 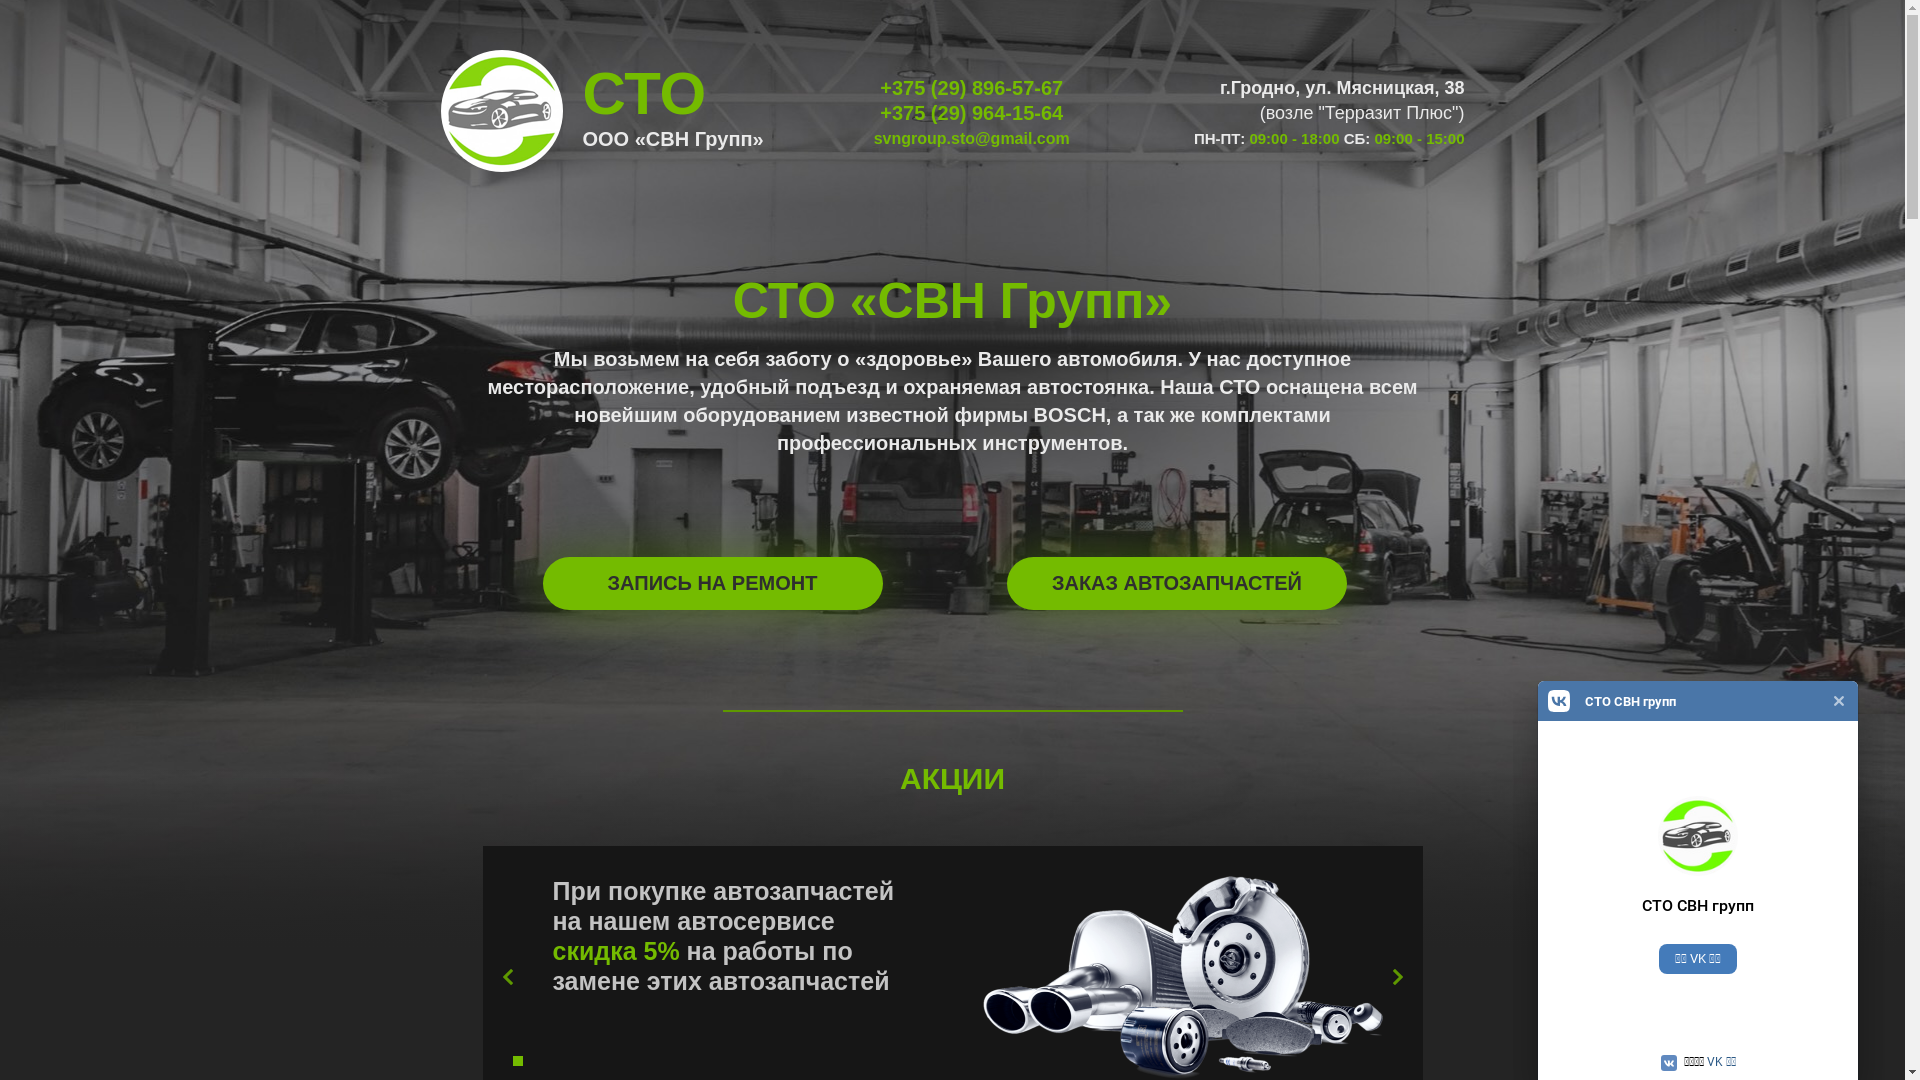 I want to click on '+375 (29) 896-57-67', so click(x=879, y=87).